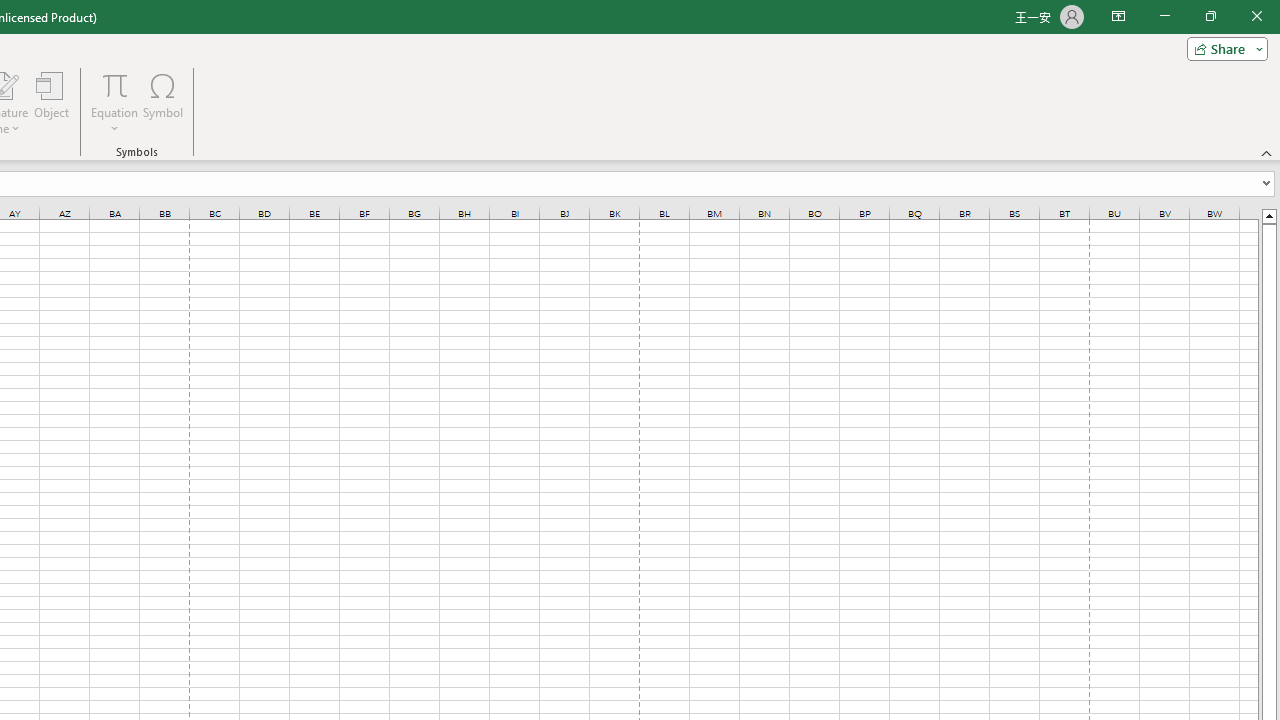 Image resolution: width=1280 pixels, height=720 pixels. Describe the element at coordinates (1117, 16) in the screenshot. I see `'Ribbon Display Options'` at that location.